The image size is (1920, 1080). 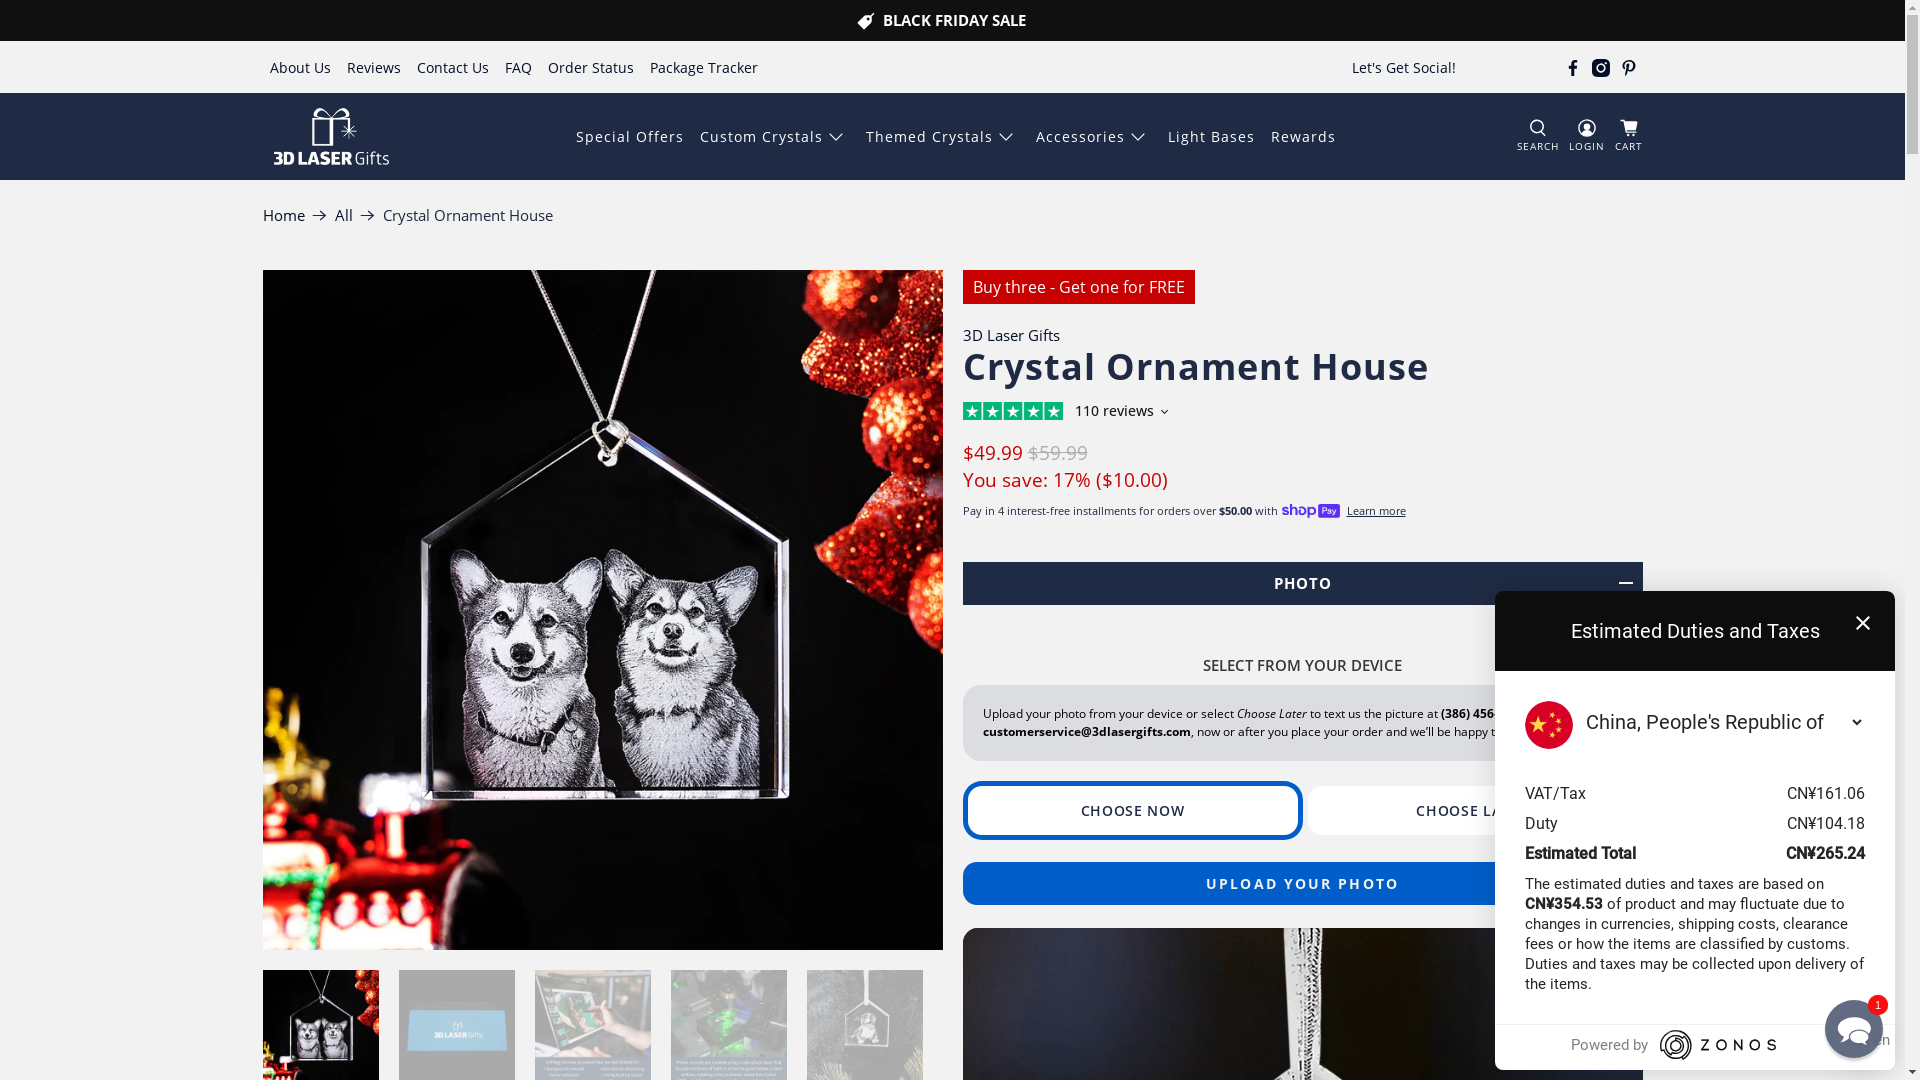 What do you see at coordinates (299, 66) in the screenshot?
I see `'About Us'` at bounding box center [299, 66].